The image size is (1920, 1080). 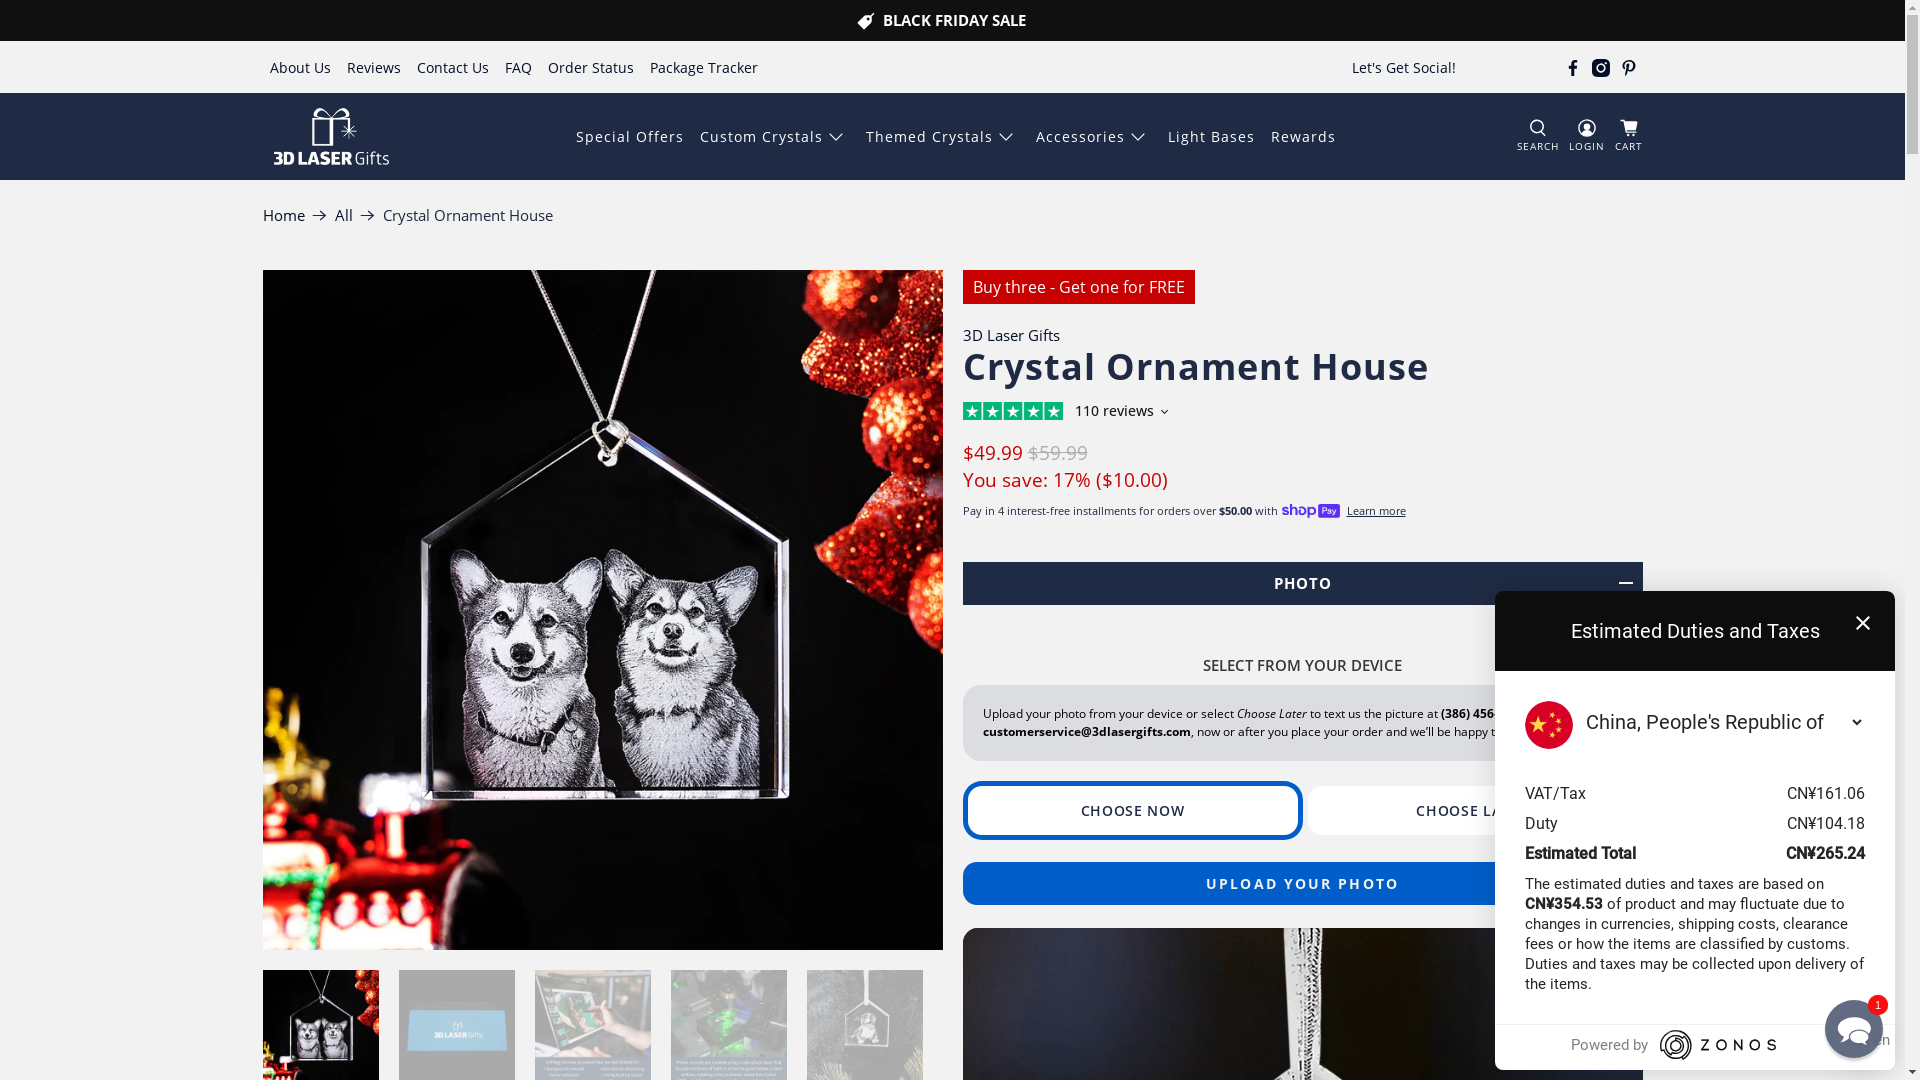 What do you see at coordinates (299, 66) in the screenshot?
I see `'About Us'` at bounding box center [299, 66].